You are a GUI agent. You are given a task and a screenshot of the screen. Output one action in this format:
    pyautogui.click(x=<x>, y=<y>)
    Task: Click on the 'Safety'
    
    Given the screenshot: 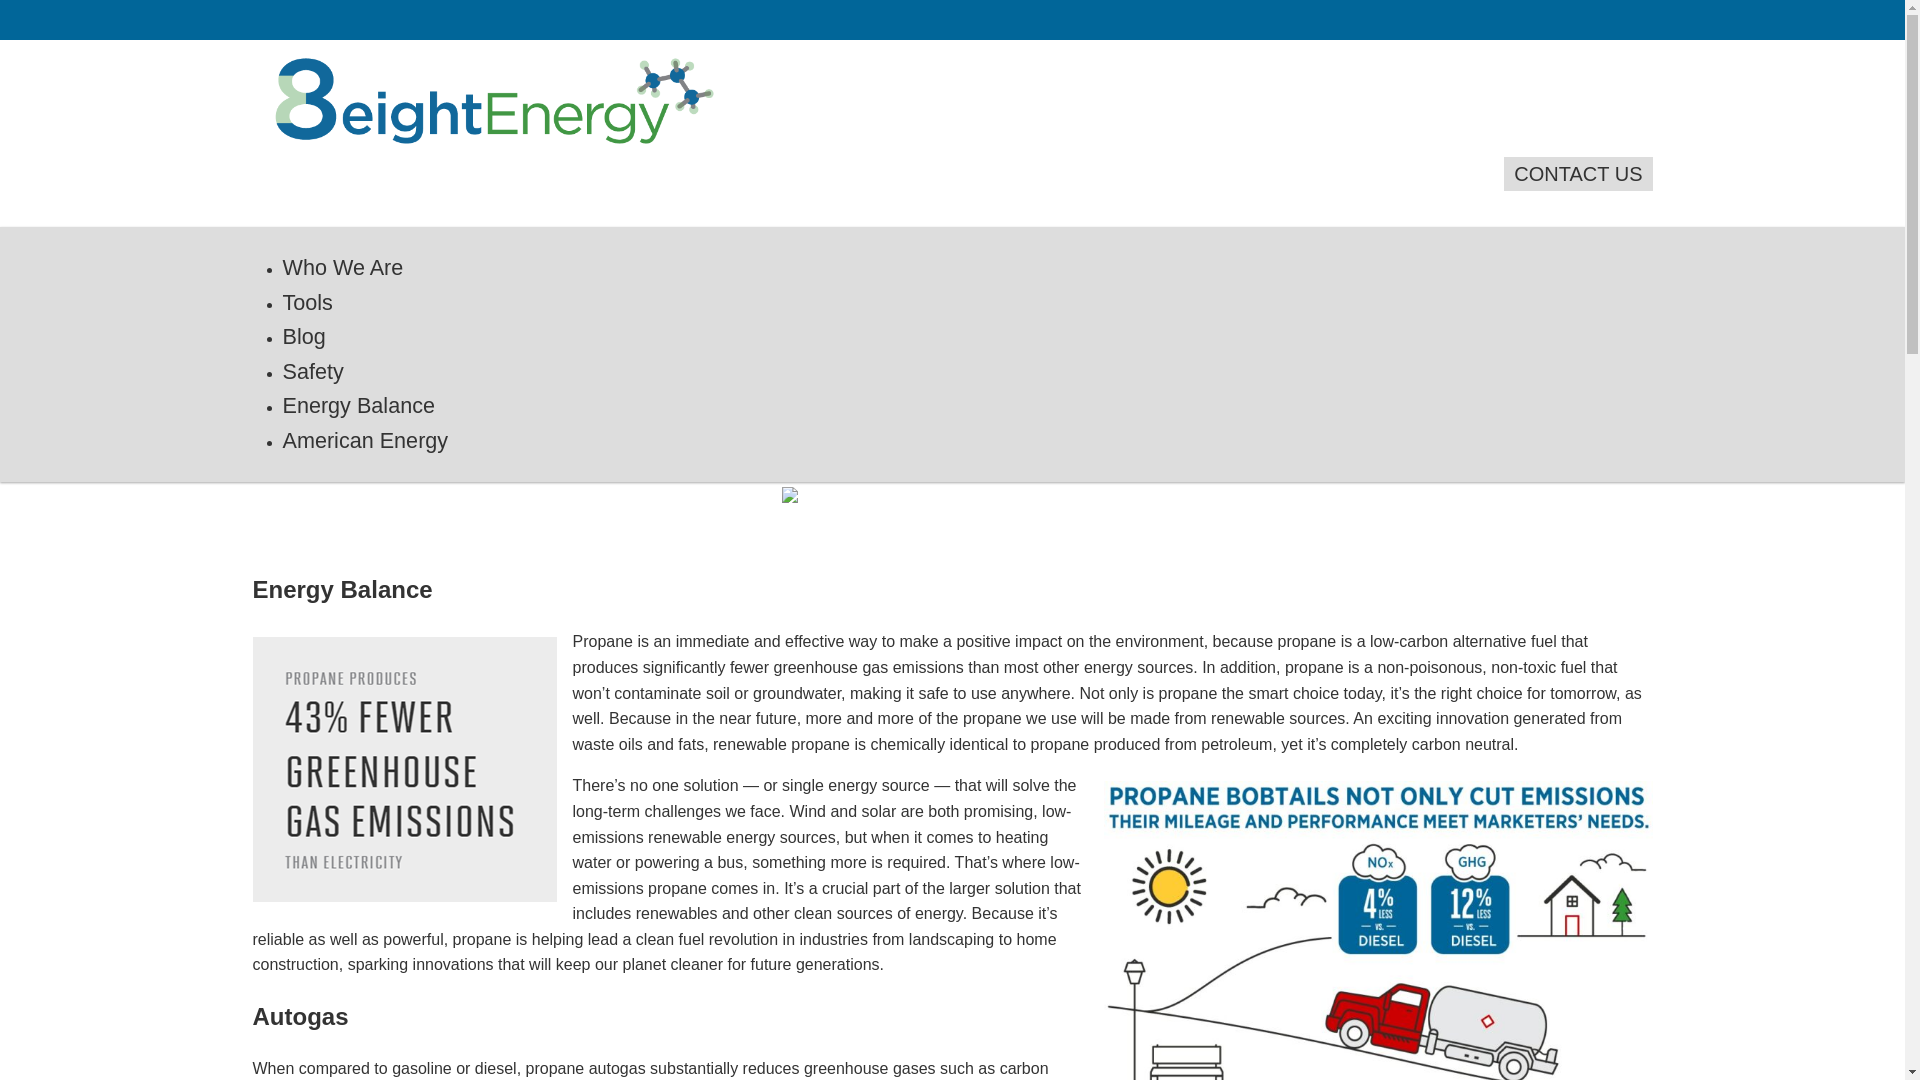 What is the action you would take?
    pyautogui.click(x=311, y=371)
    